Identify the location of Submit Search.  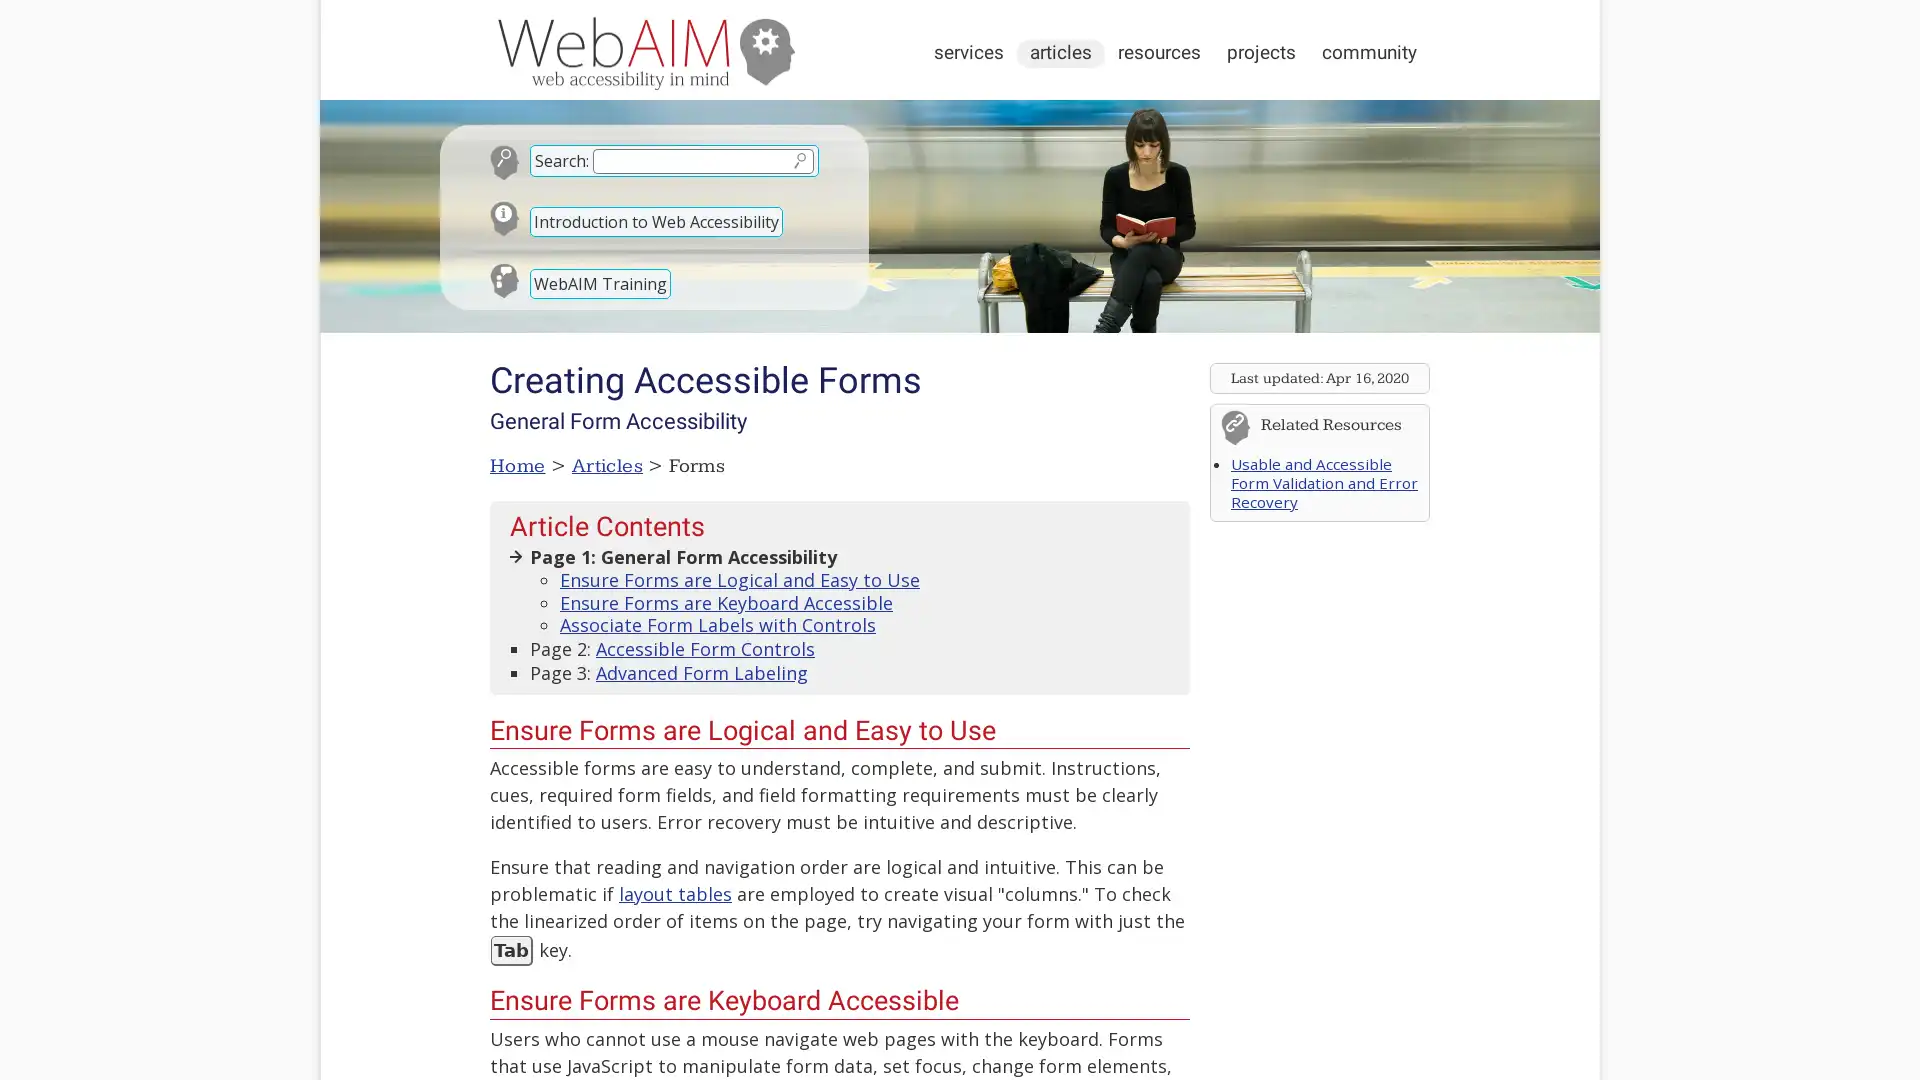
(798, 159).